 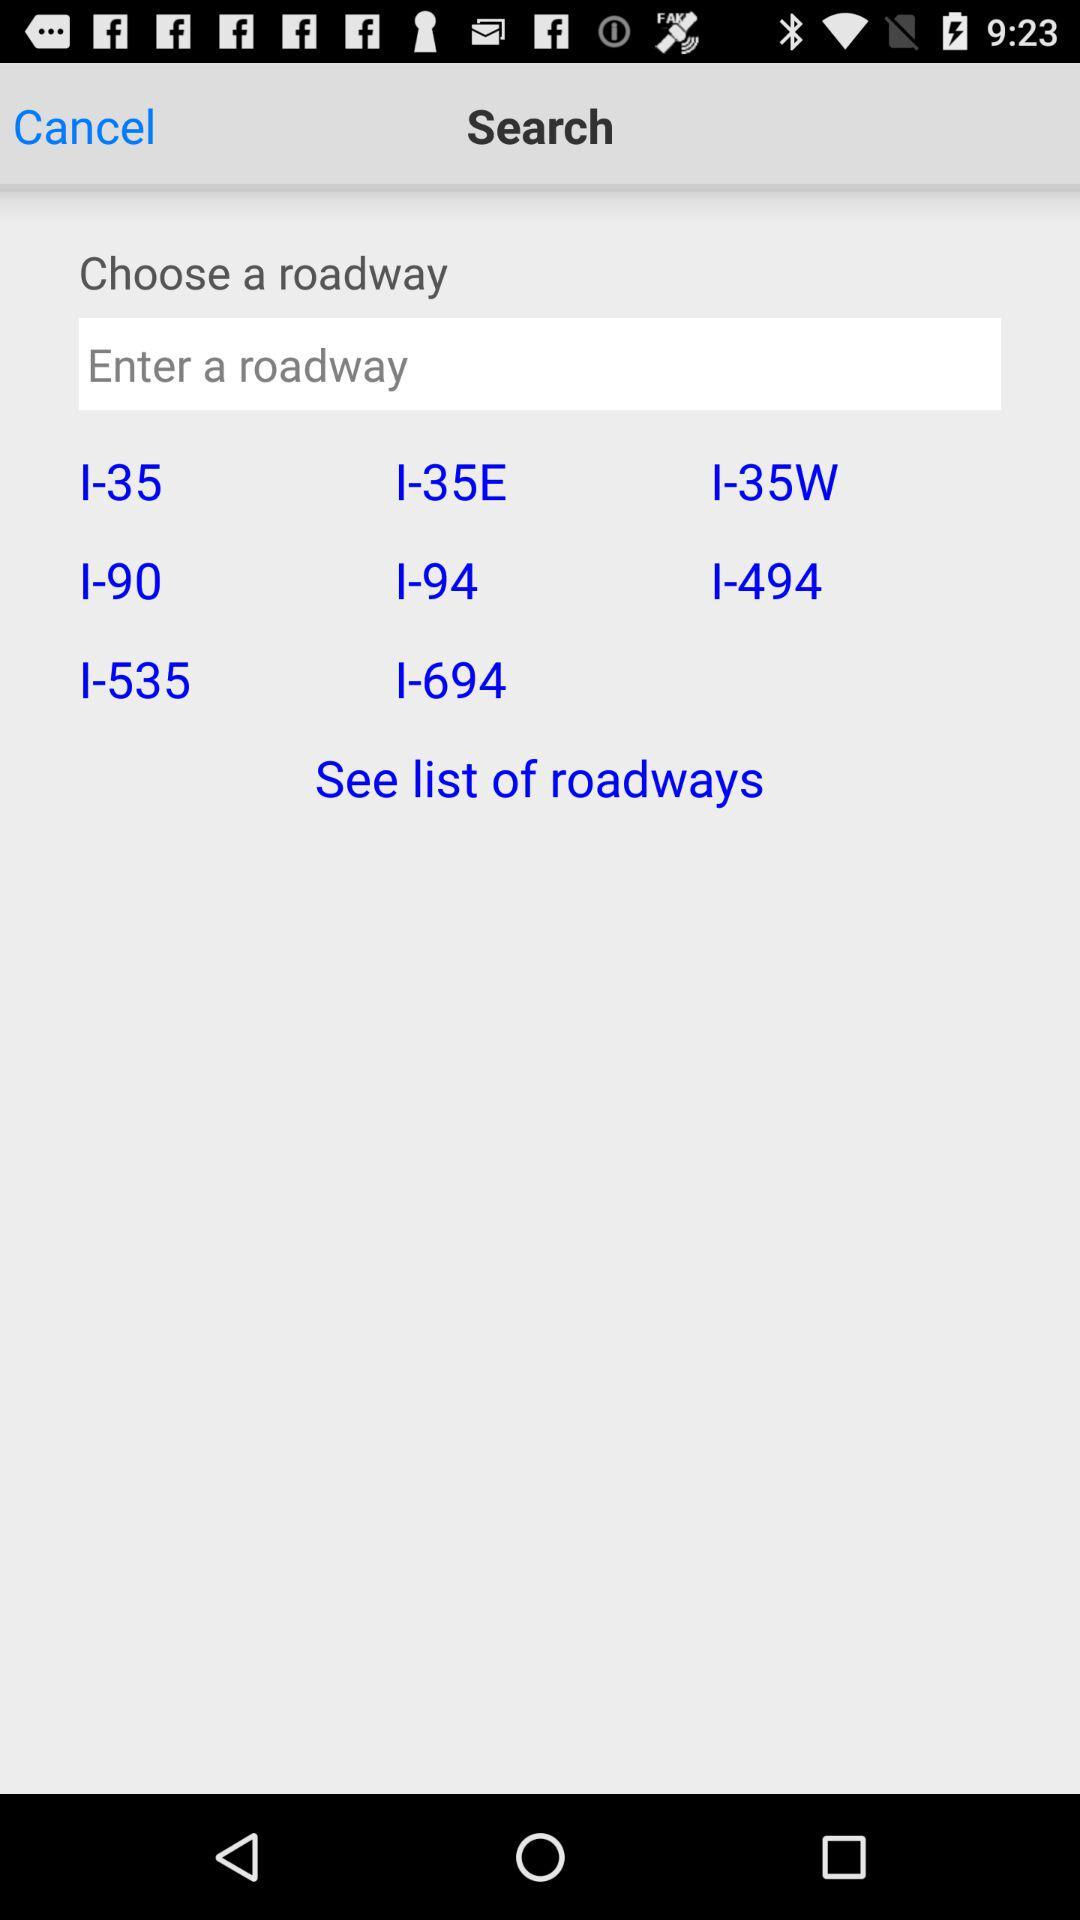 I want to click on the cancel item, so click(x=83, y=124).